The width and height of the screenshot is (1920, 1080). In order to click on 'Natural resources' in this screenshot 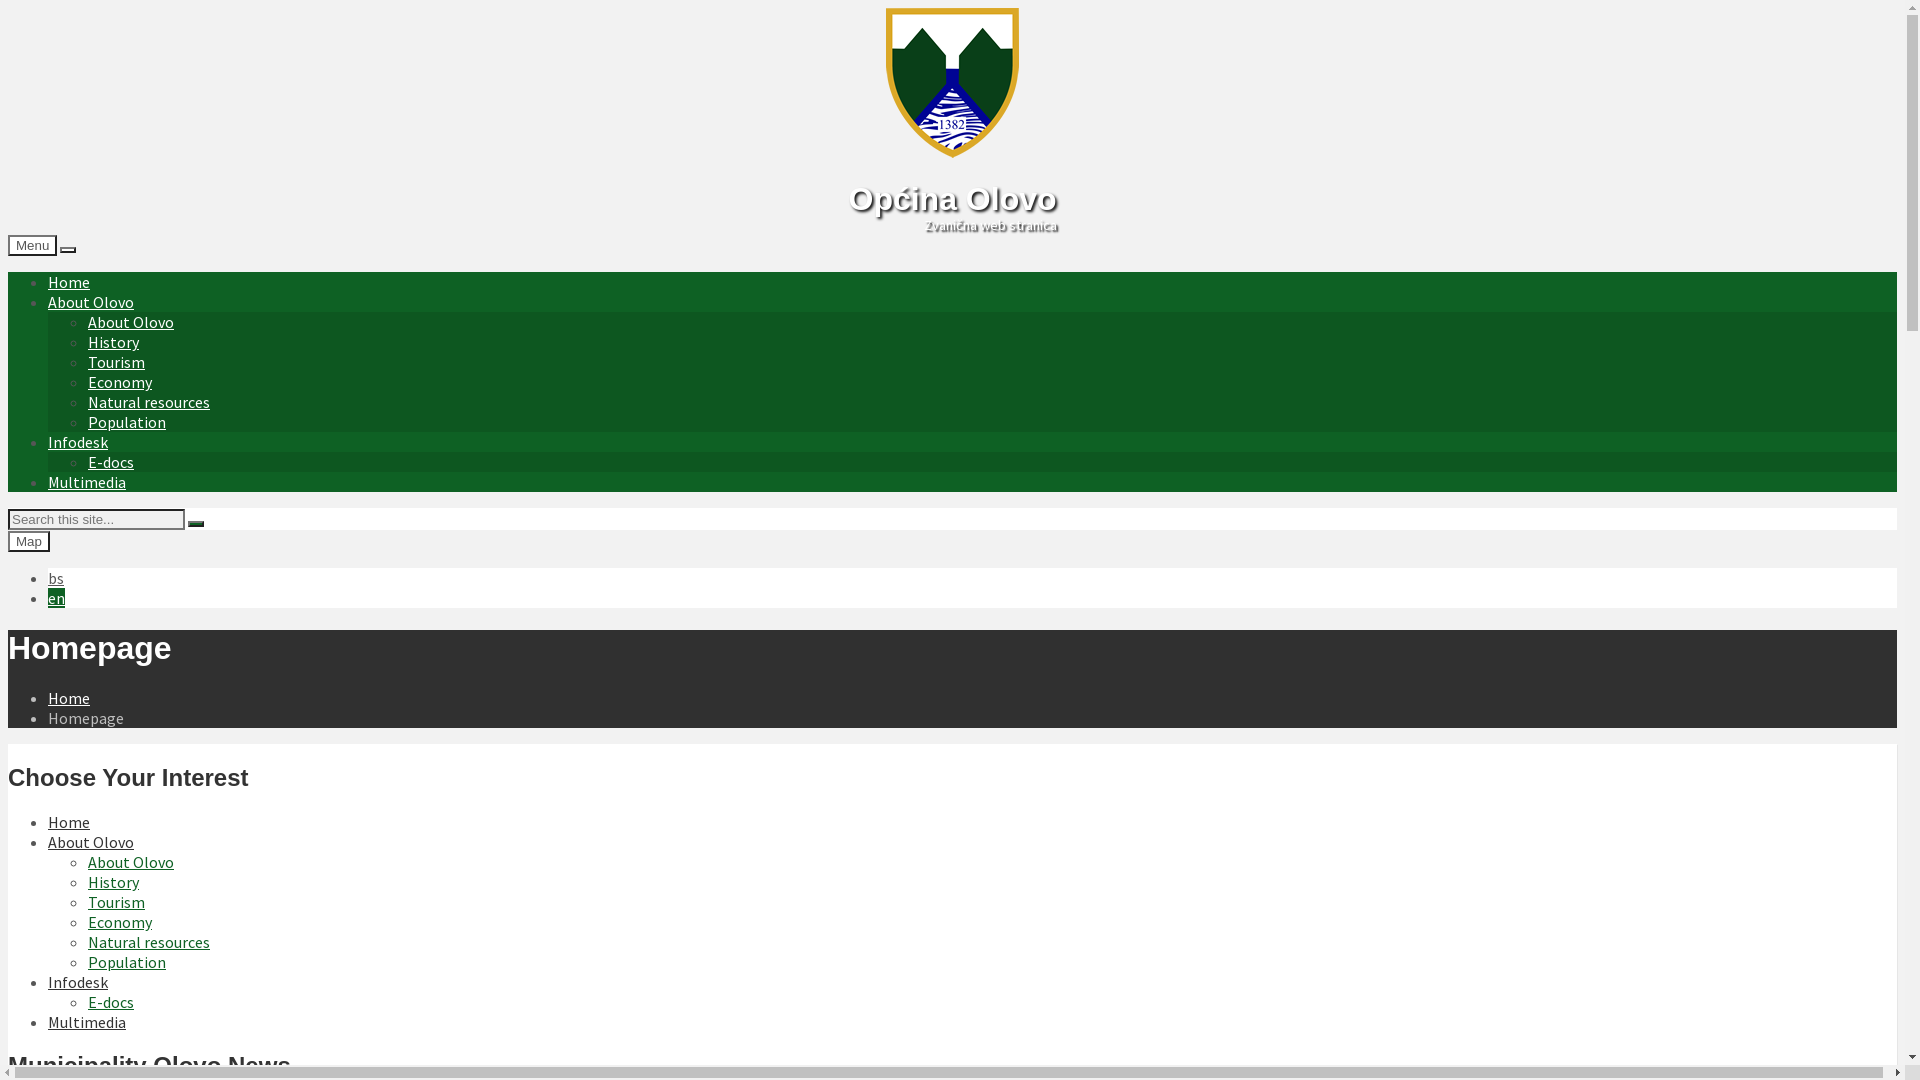, I will do `click(147, 401)`.